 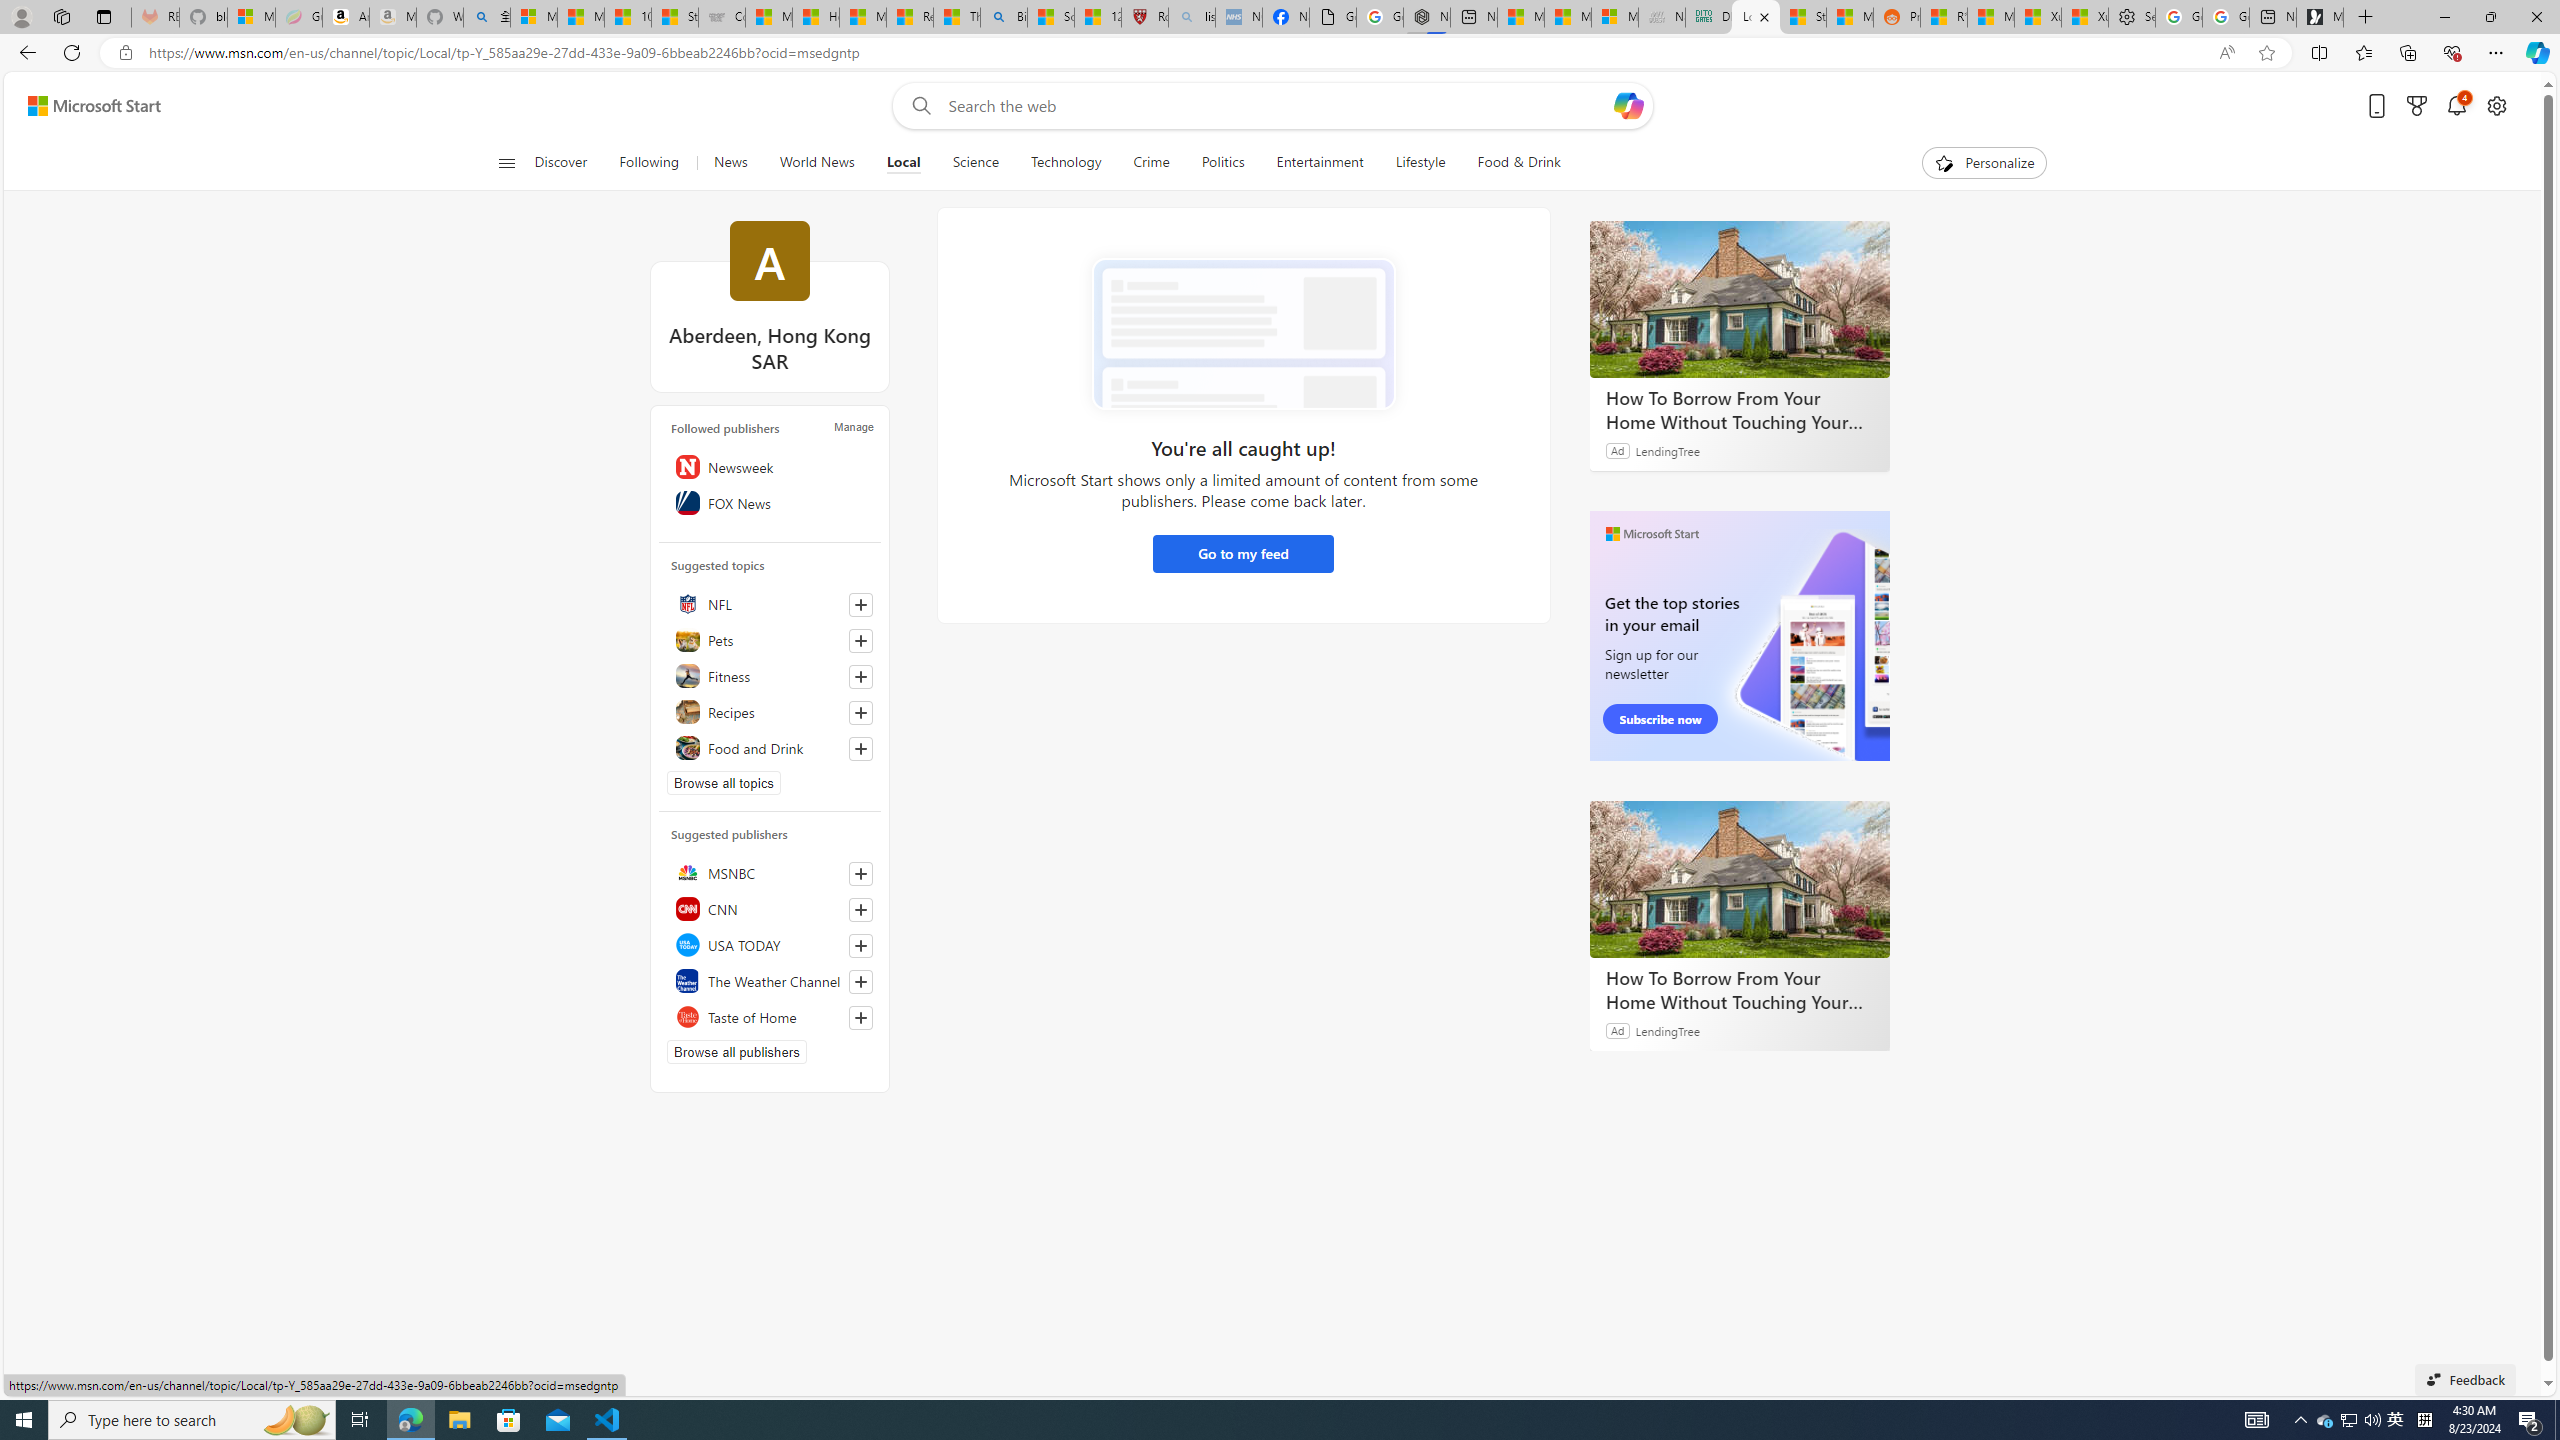 What do you see at coordinates (770, 872) in the screenshot?
I see `'MSNBC'` at bounding box center [770, 872].